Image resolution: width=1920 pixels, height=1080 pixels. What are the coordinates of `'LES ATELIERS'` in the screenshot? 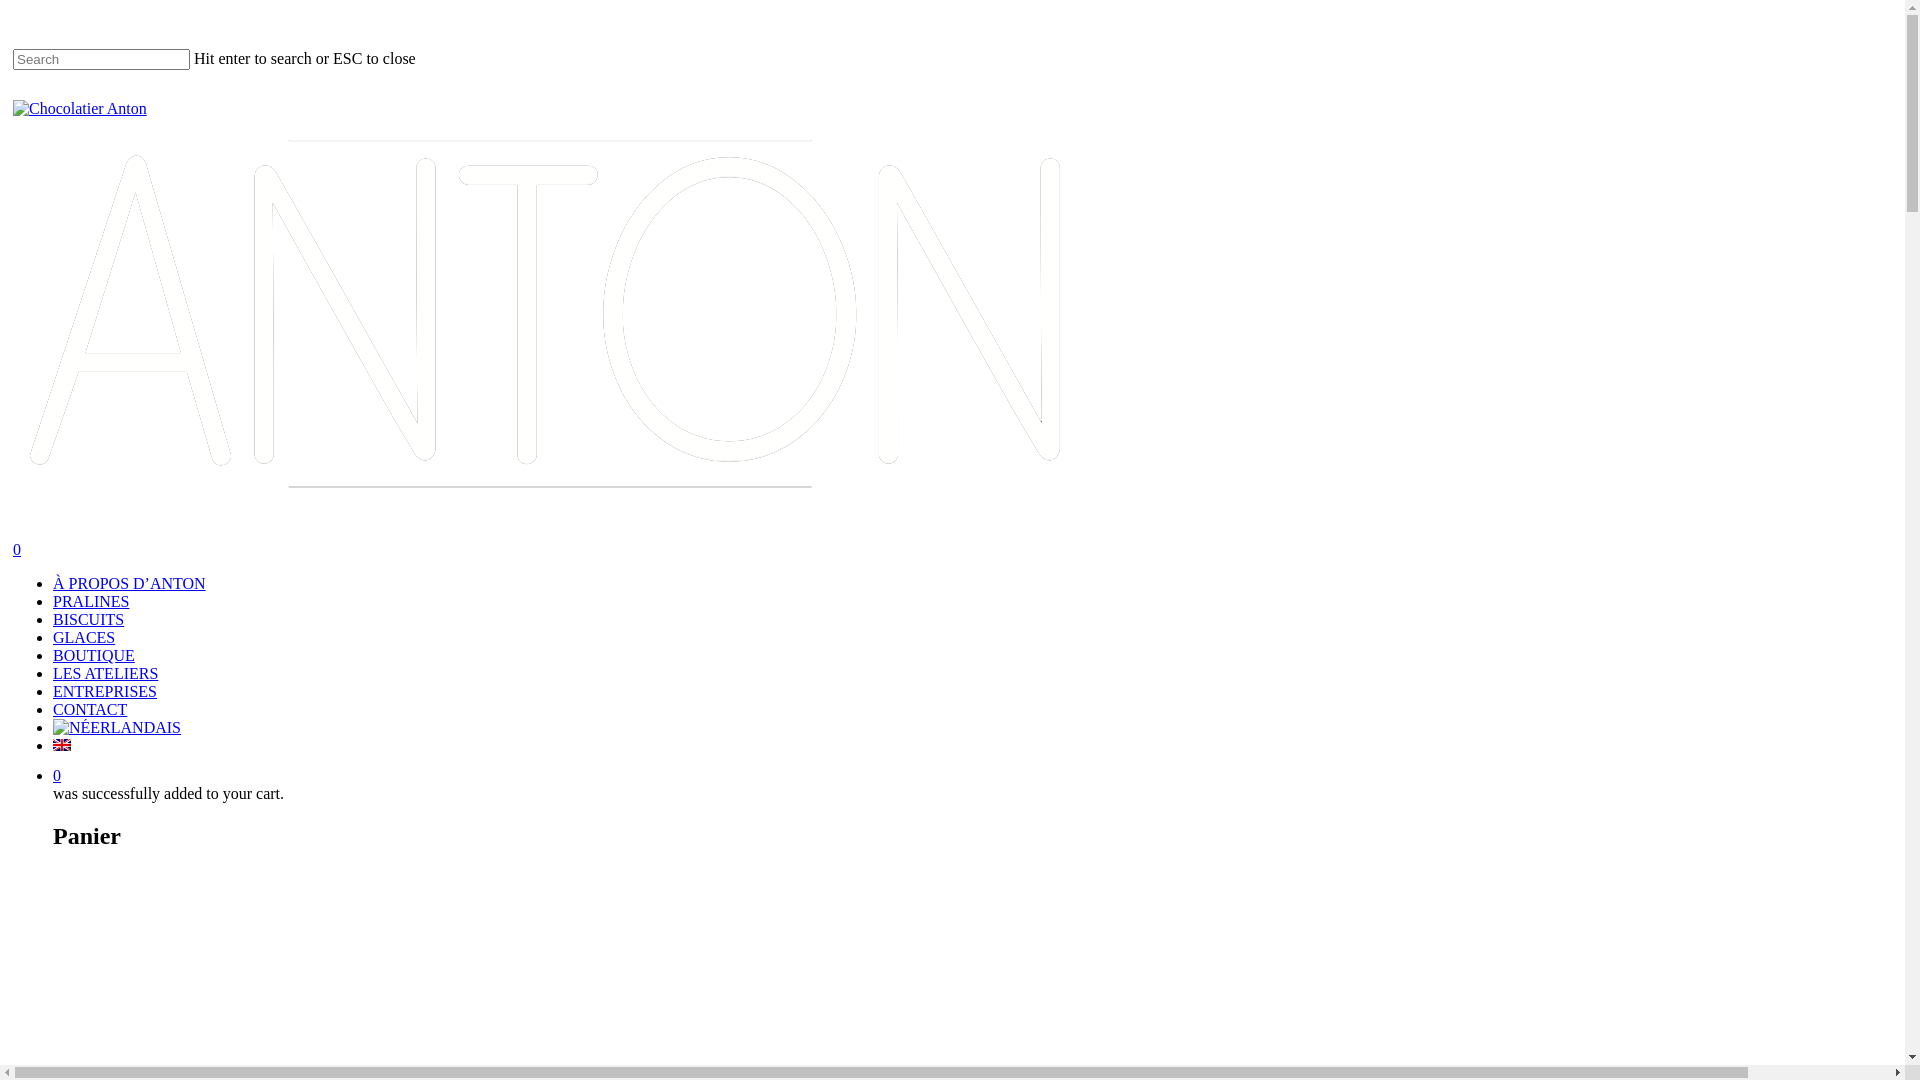 It's located at (104, 673).